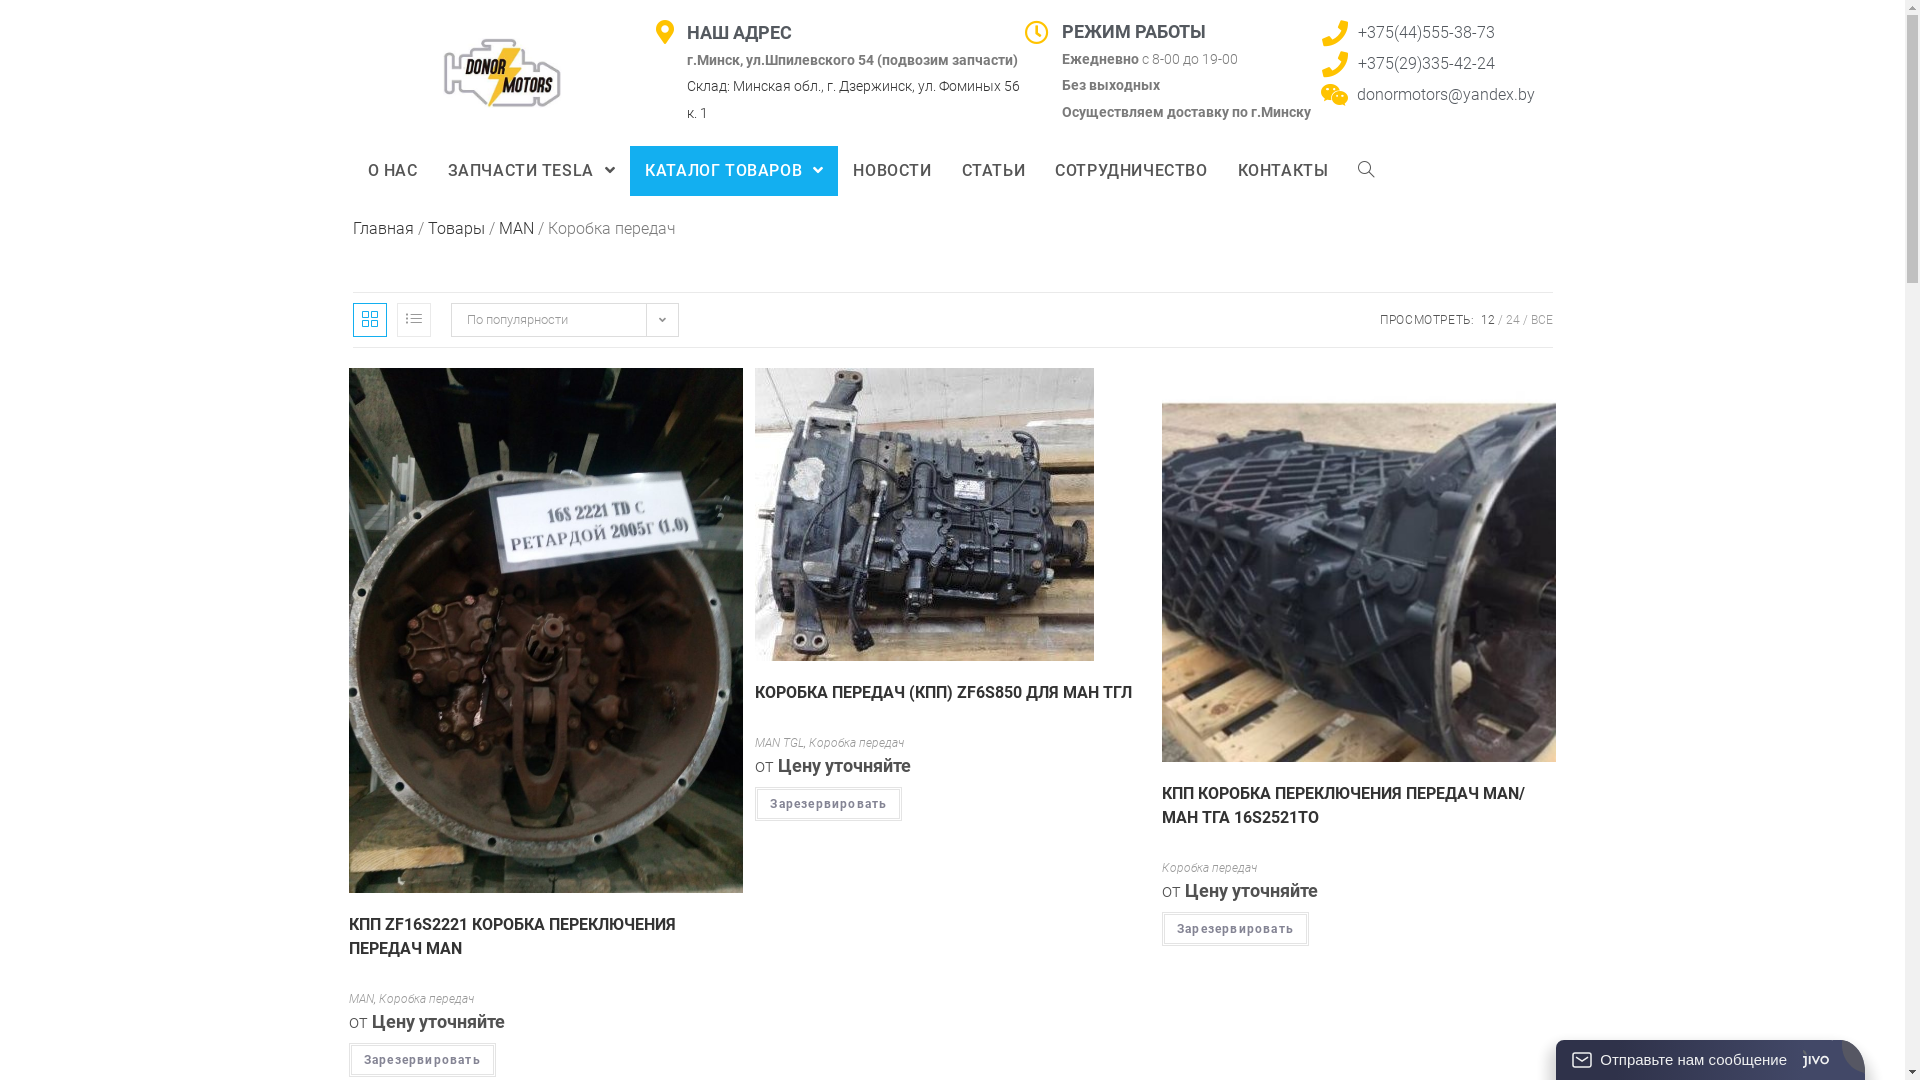 The image size is (1920, 1080). What do you see at coordinates (515, 227) in the screenshot?
I see `'MAN'` at bounding box center [515, 227].